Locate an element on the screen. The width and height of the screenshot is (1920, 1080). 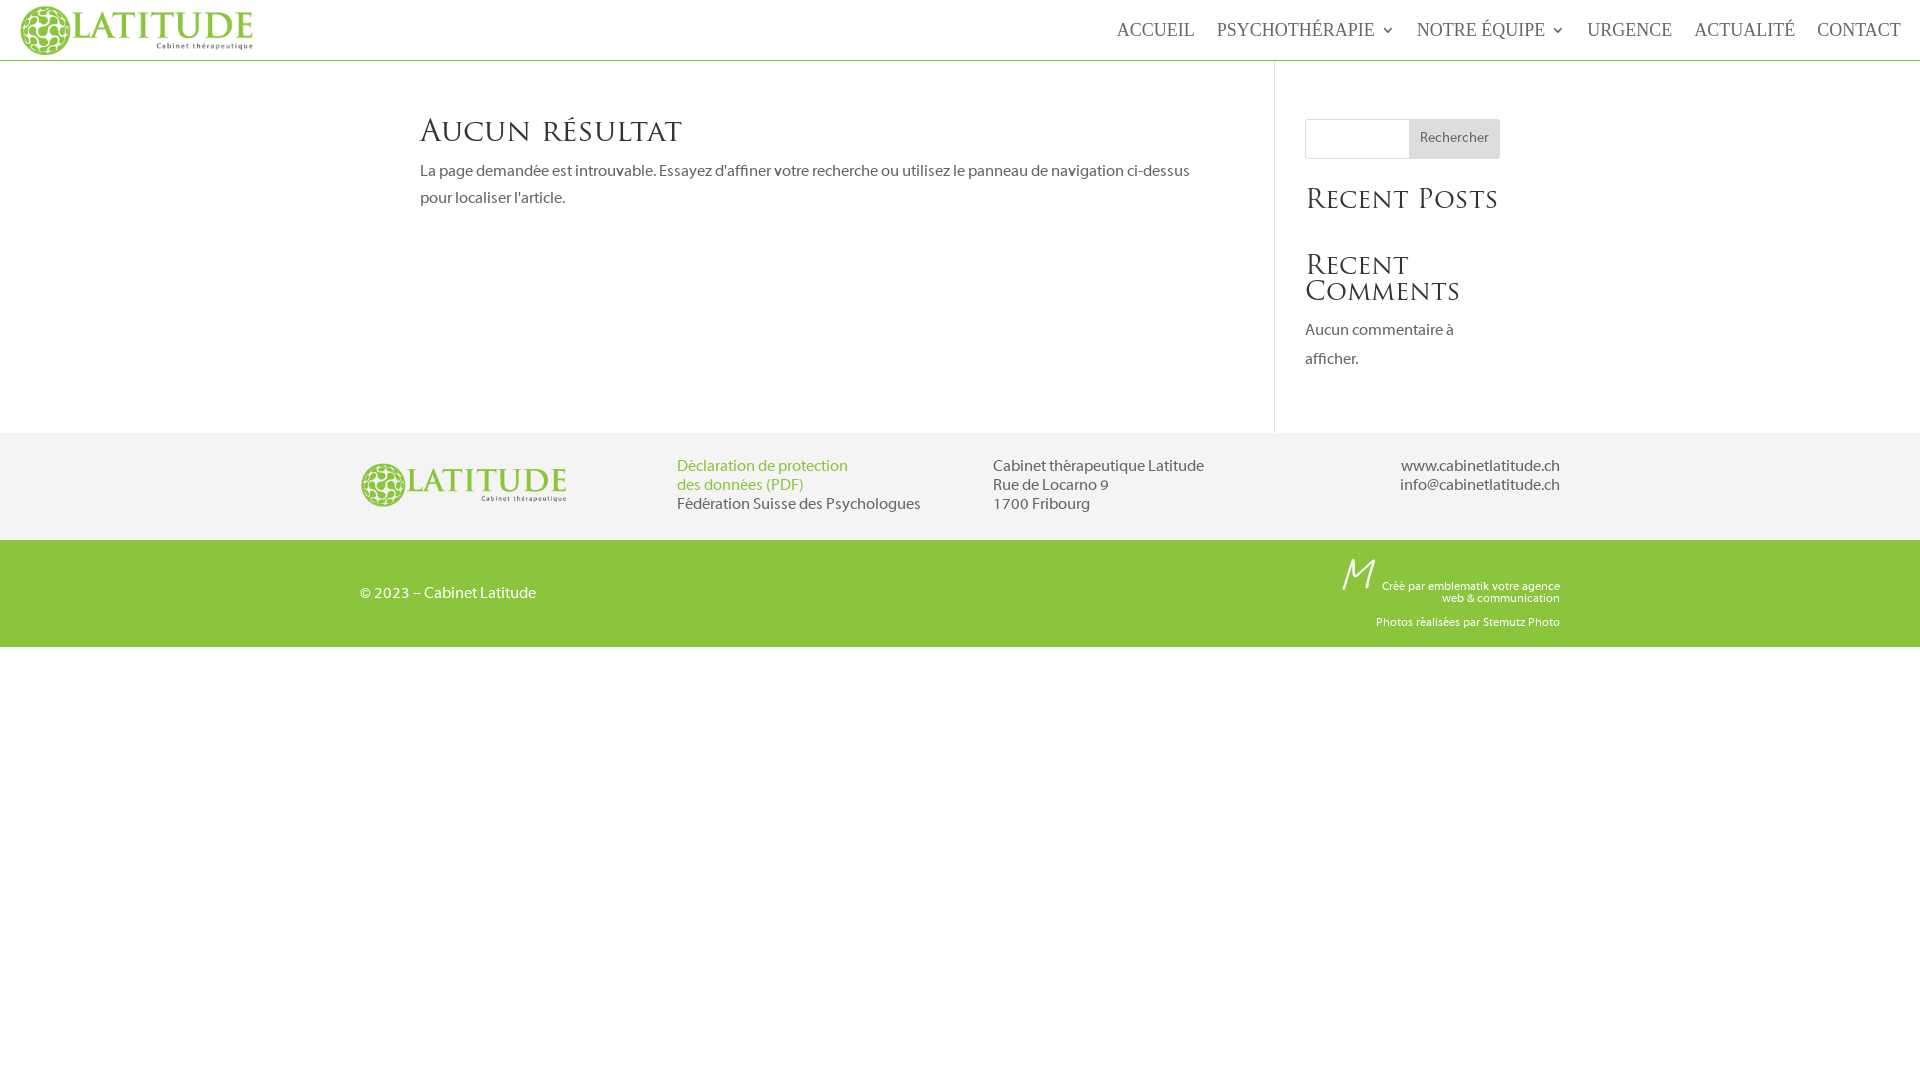
'CONTACT' is located at coordinates (1857, 34).